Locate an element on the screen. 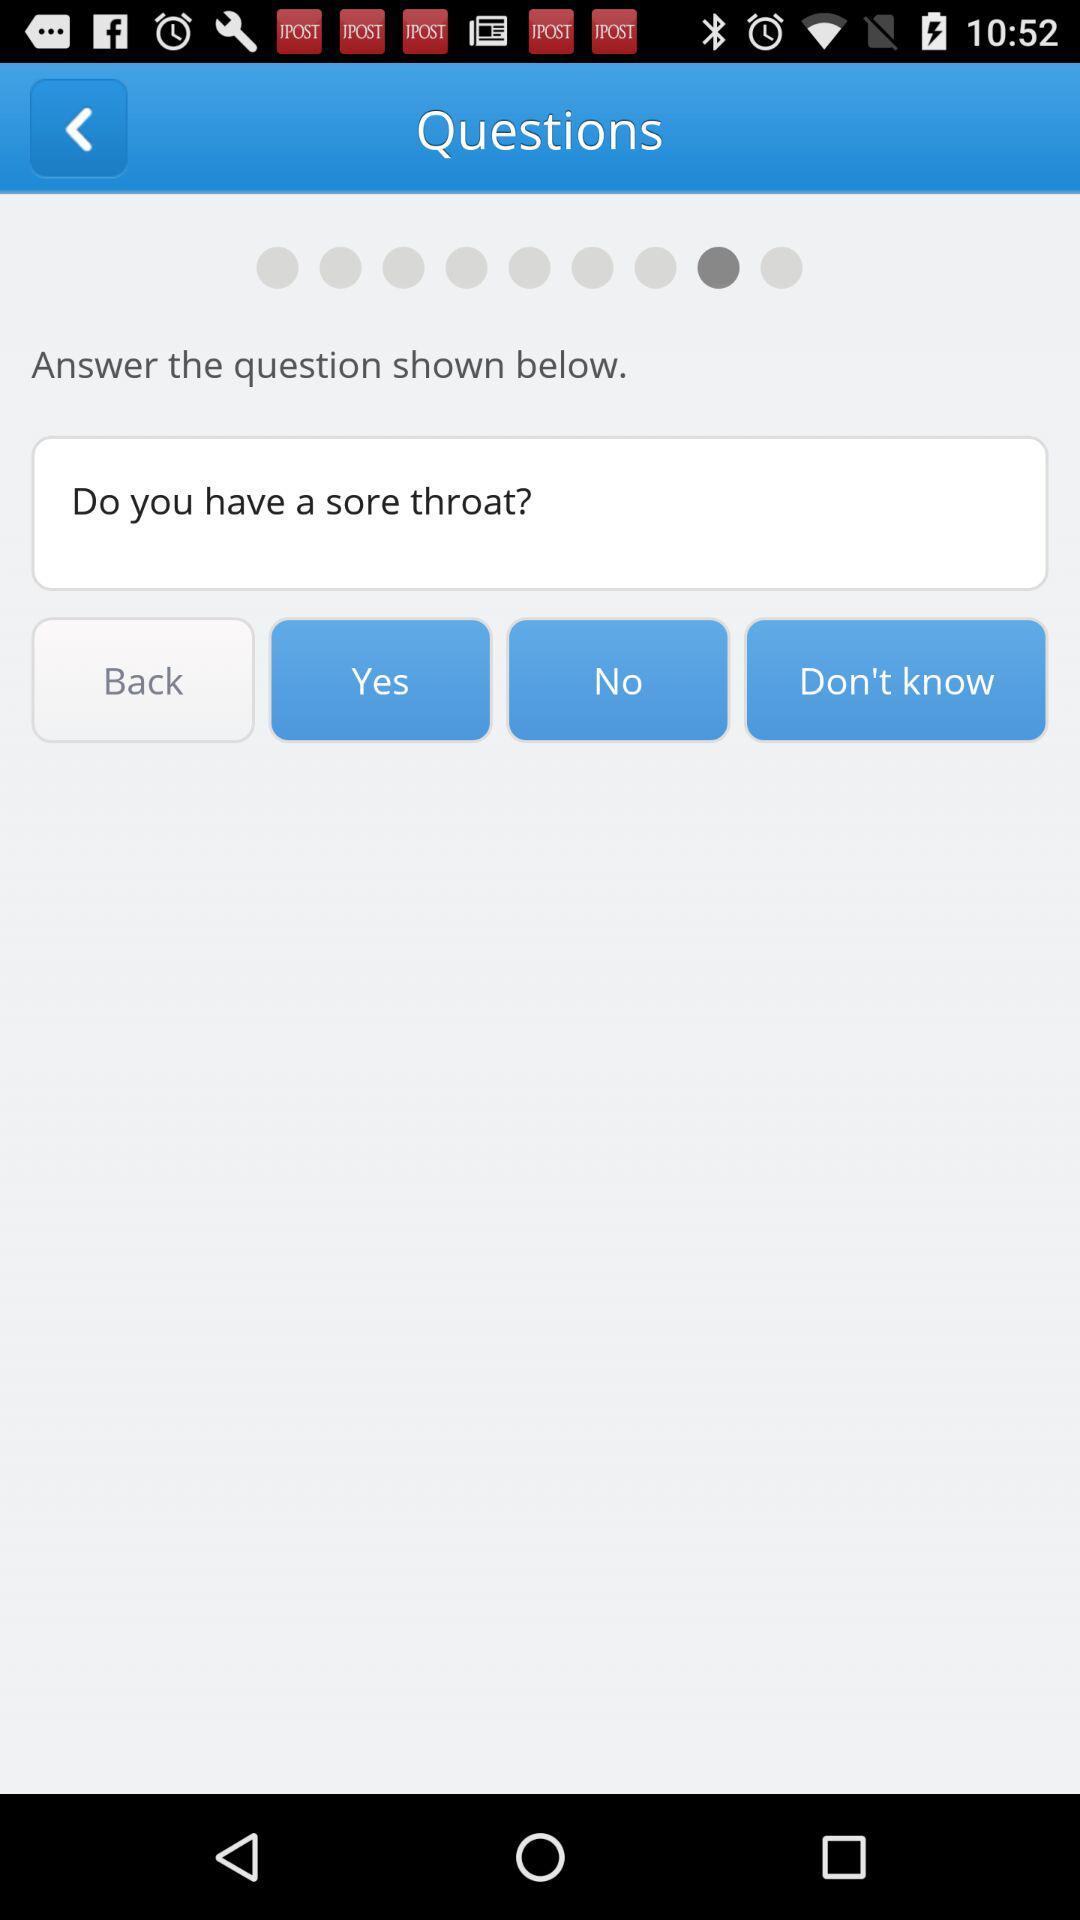 The width and height of the screenshot is (1080, 1920). go back is located at coordinates (77, 127).